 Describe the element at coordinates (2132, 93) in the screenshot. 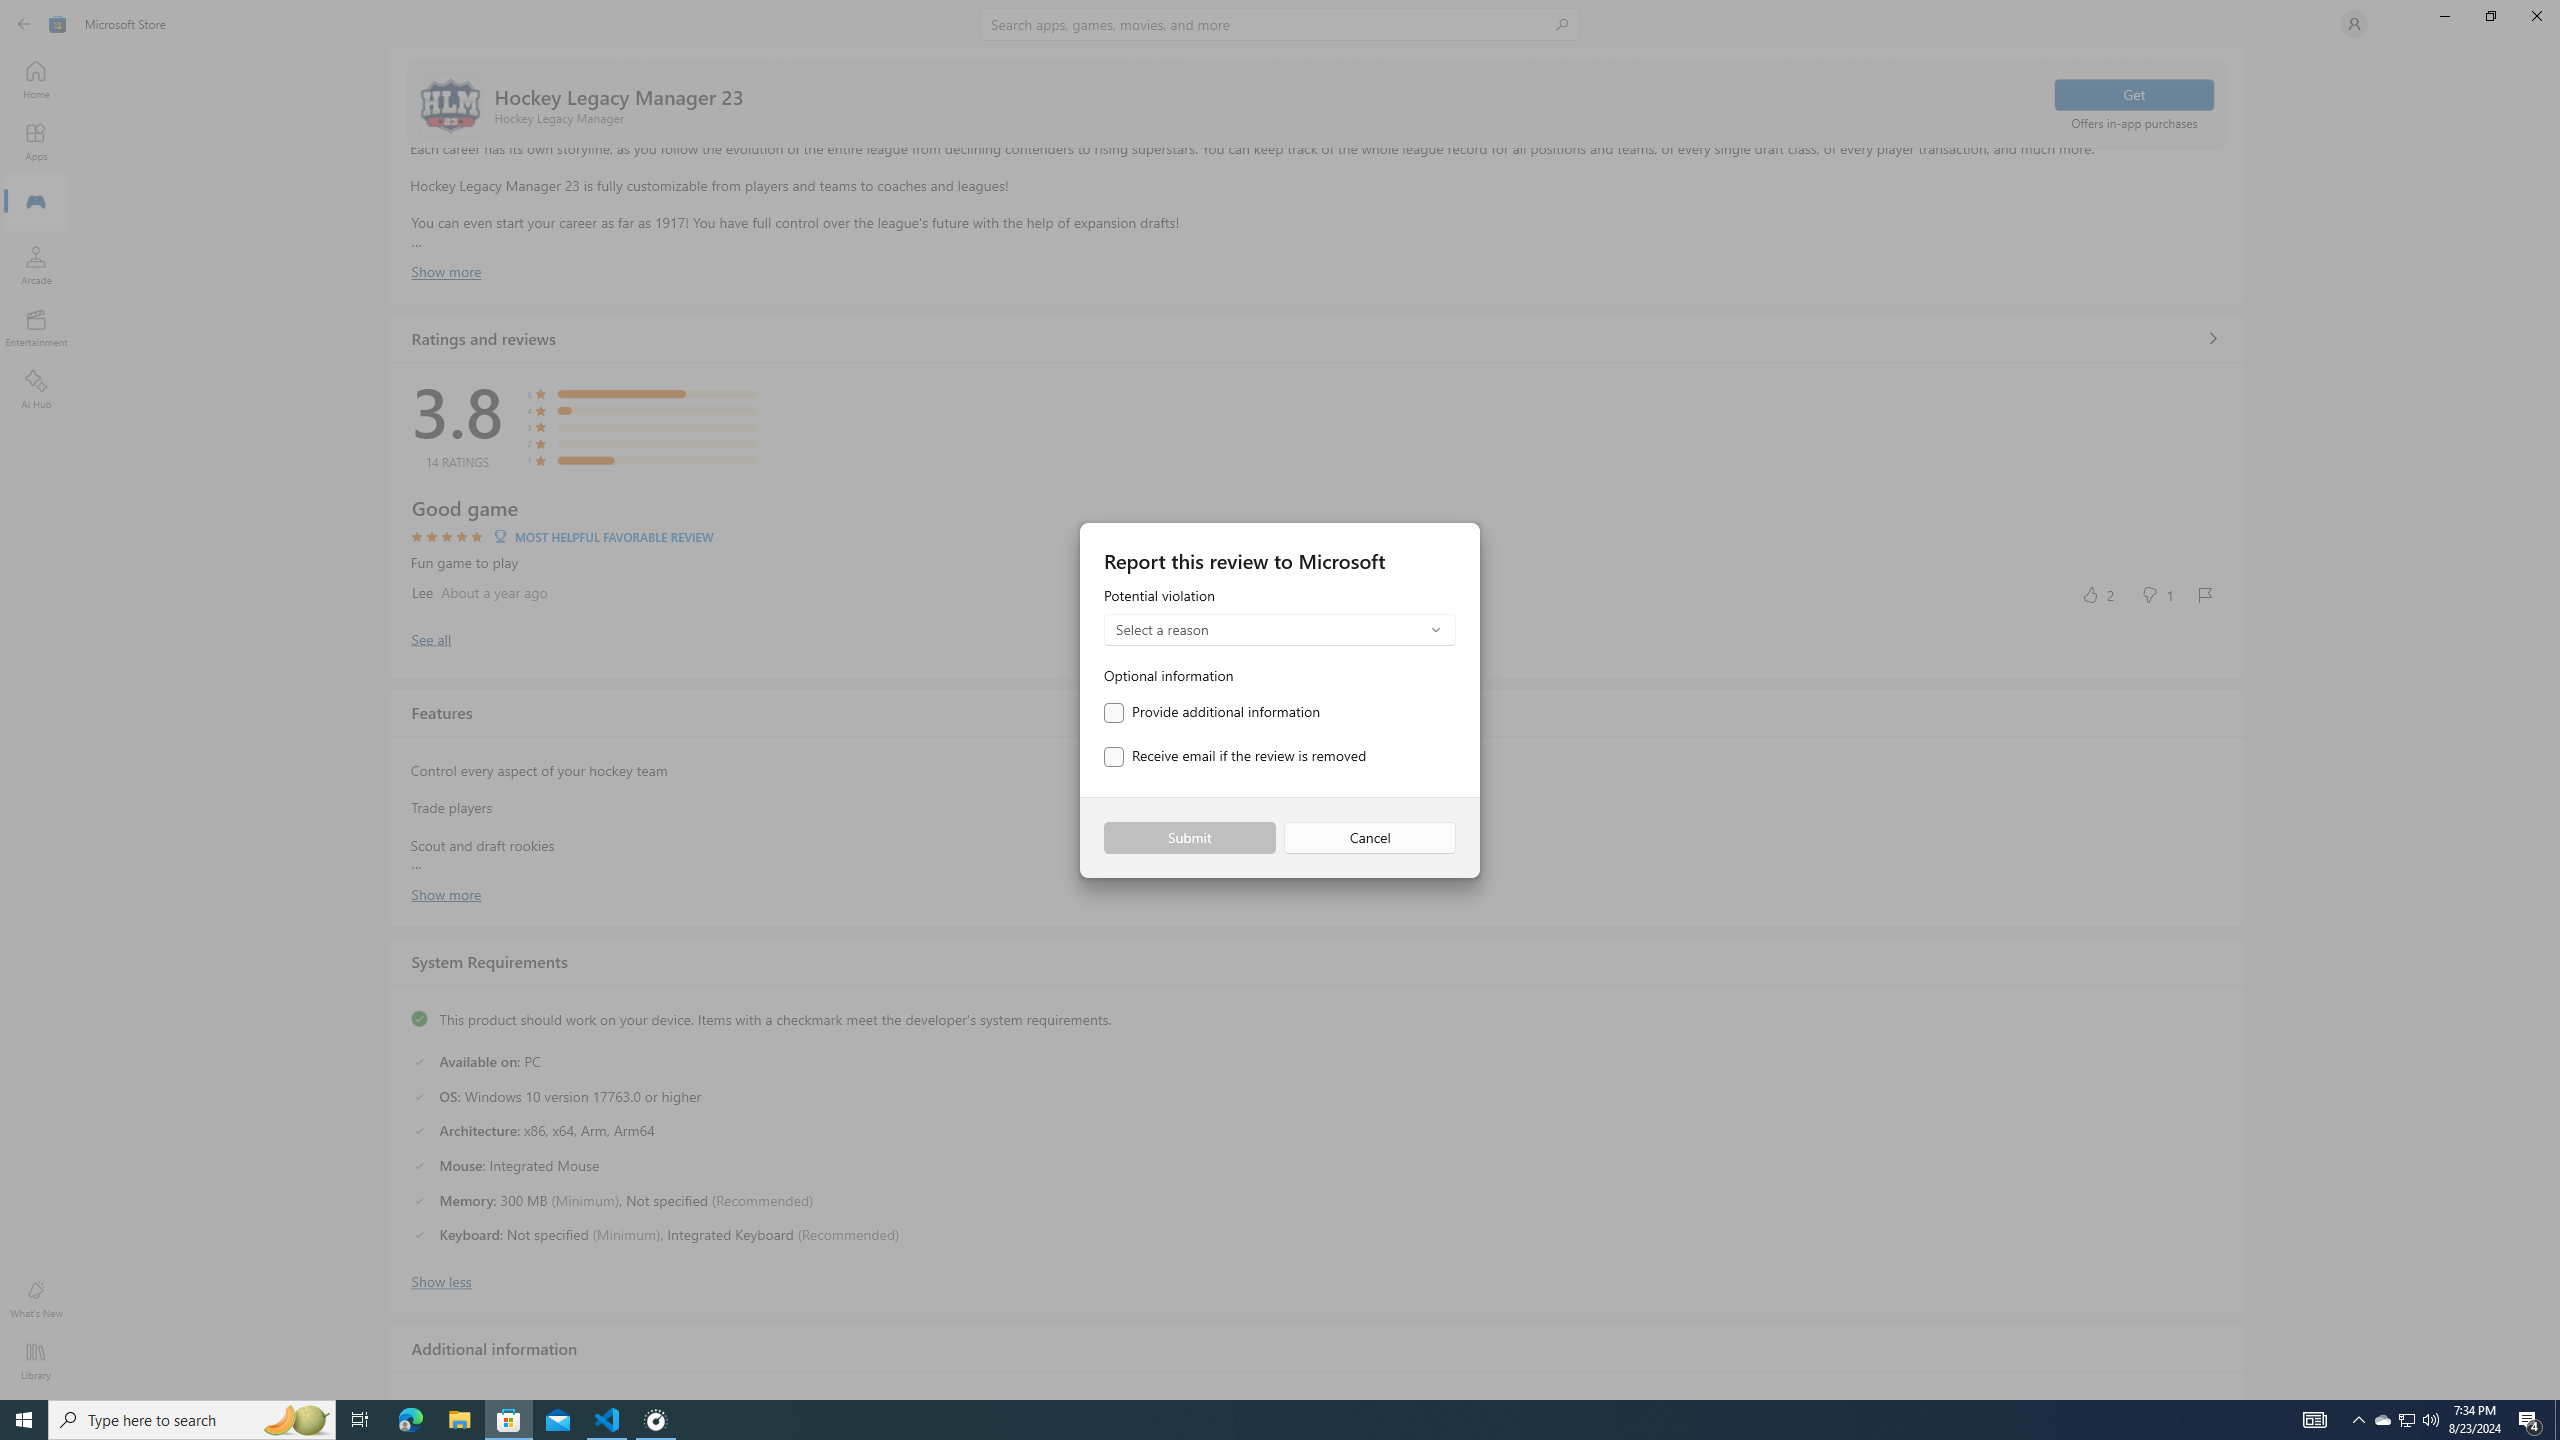

I see `'Get'` at that location.